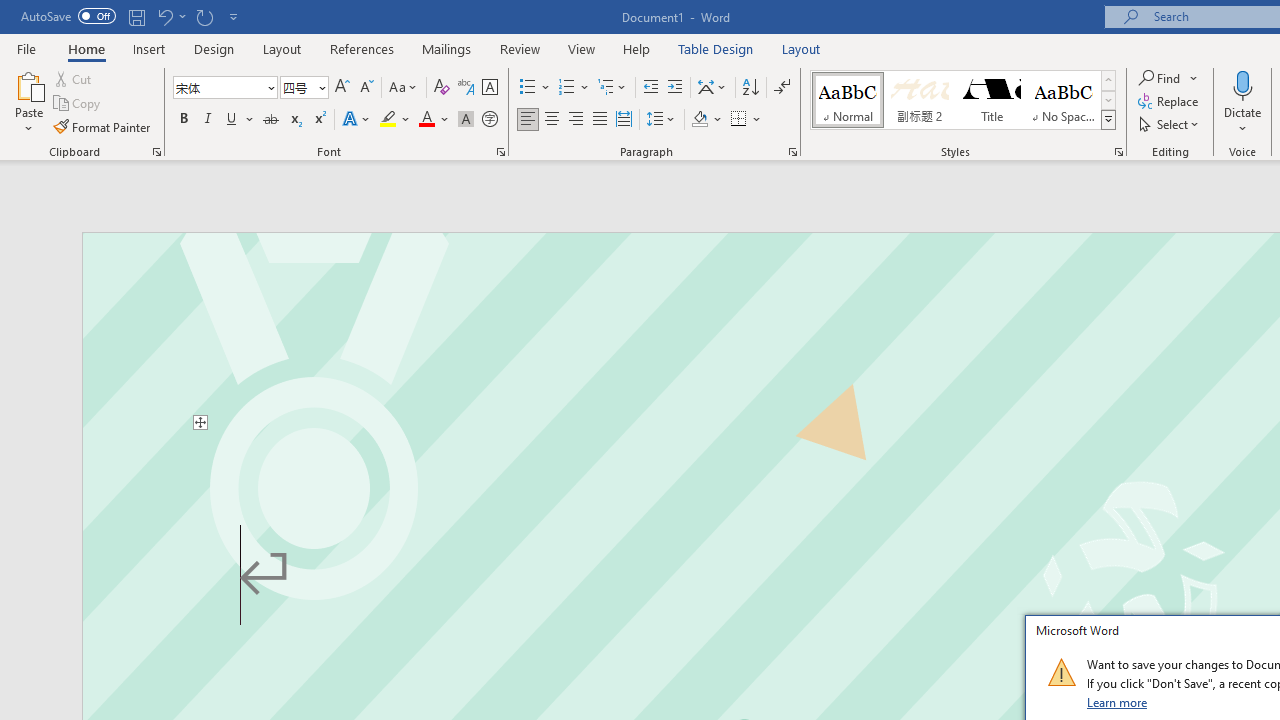 This screenshot has width=1280, height=720. Describe the element at coordinates (204, 16) in the screenshot. I see `'Repeat Doc Close'` at that location.